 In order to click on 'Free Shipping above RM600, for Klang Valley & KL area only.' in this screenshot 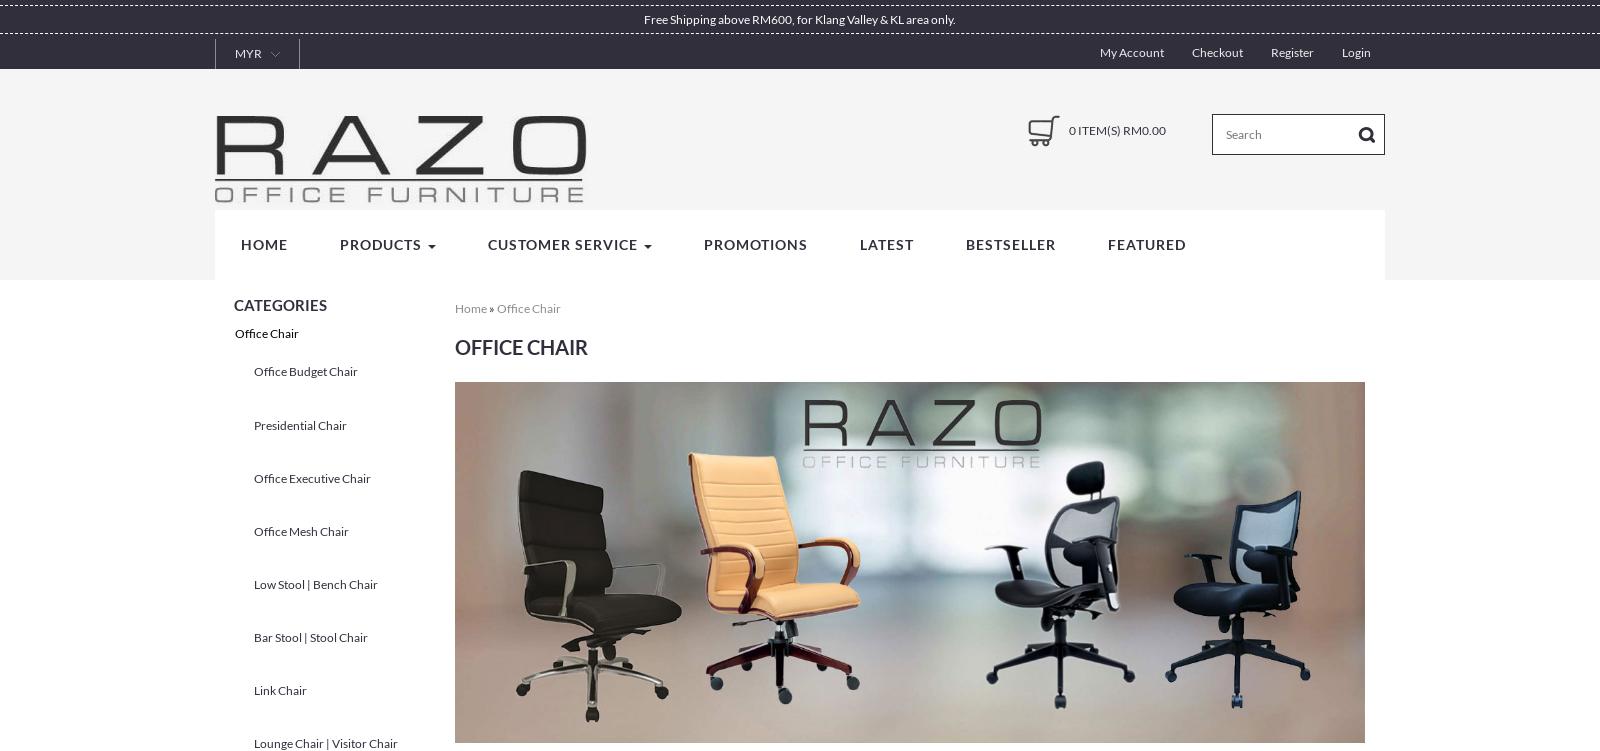, I will do `click(644, 19)`.